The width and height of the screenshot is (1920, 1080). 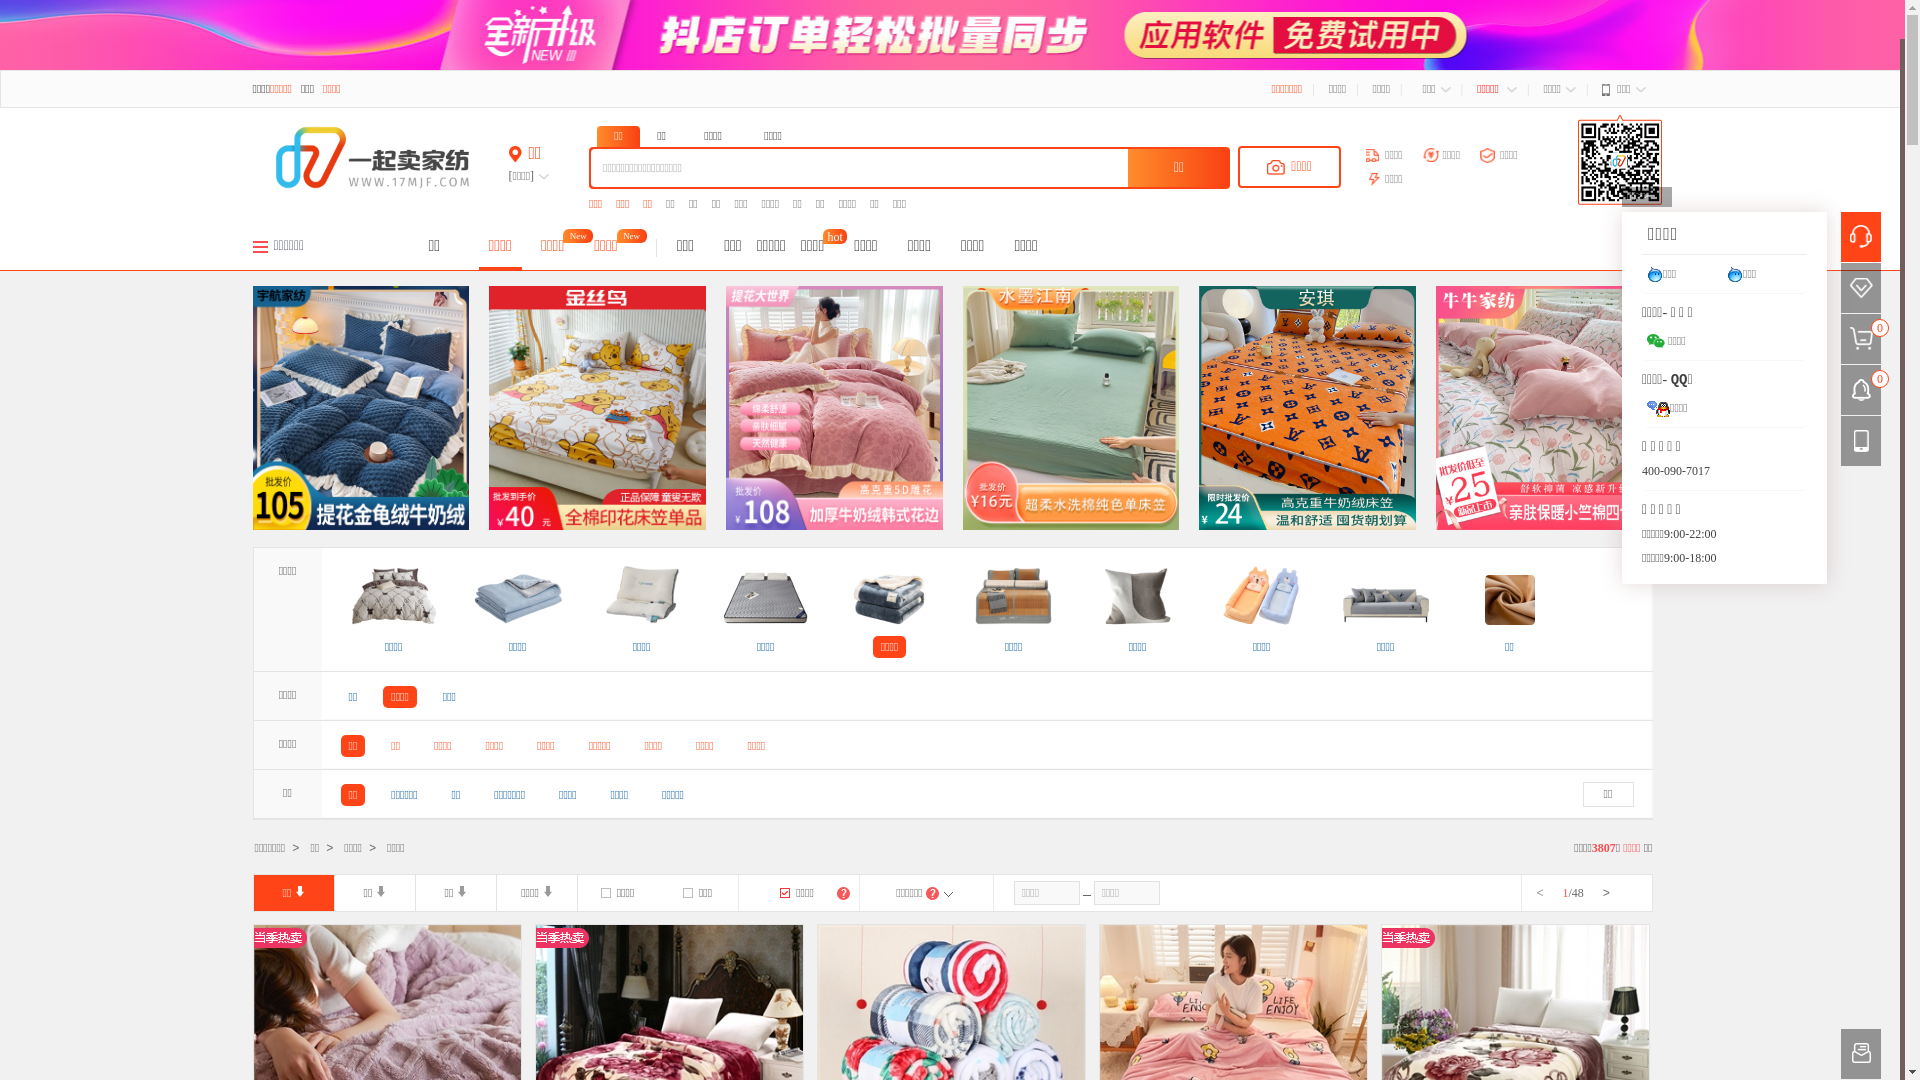 What do you see at coordinates (1604, 893) in the screenshot?
I see `'>'` at bounding box center [1604, 893].